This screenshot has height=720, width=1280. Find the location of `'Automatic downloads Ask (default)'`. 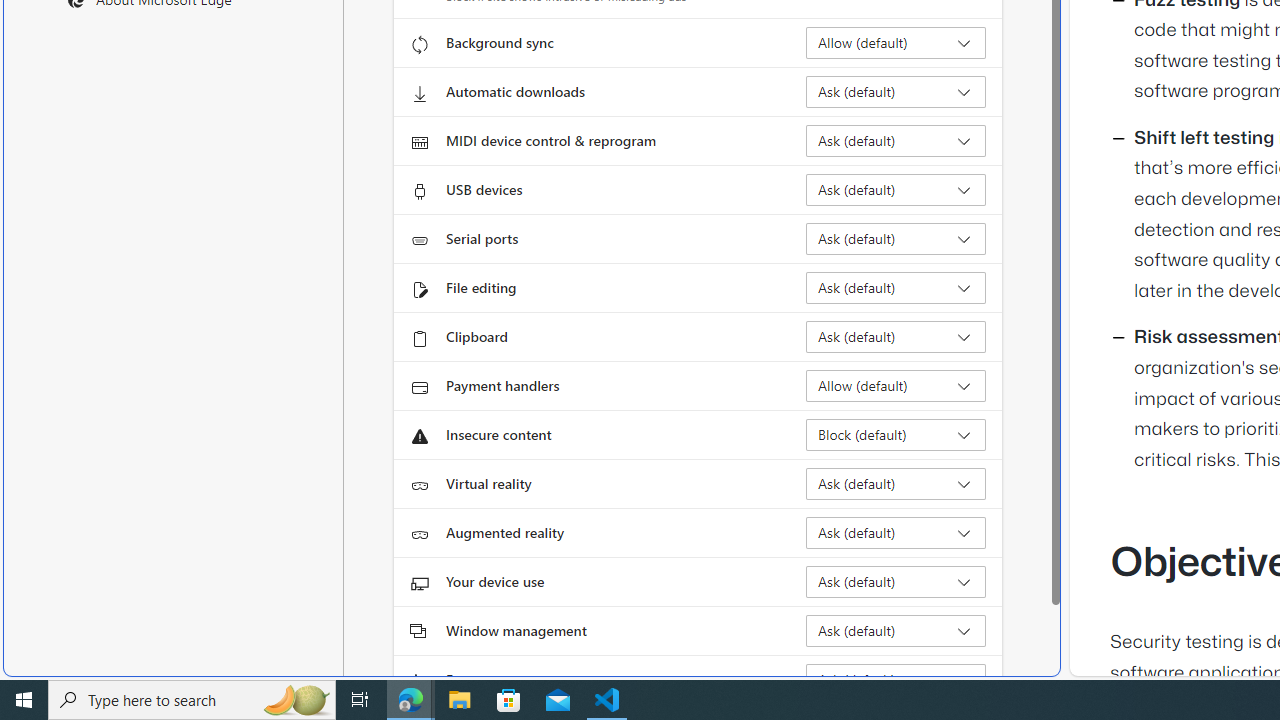

'Automatic downloads Ask (default)' is located at coordinates (895, 92).